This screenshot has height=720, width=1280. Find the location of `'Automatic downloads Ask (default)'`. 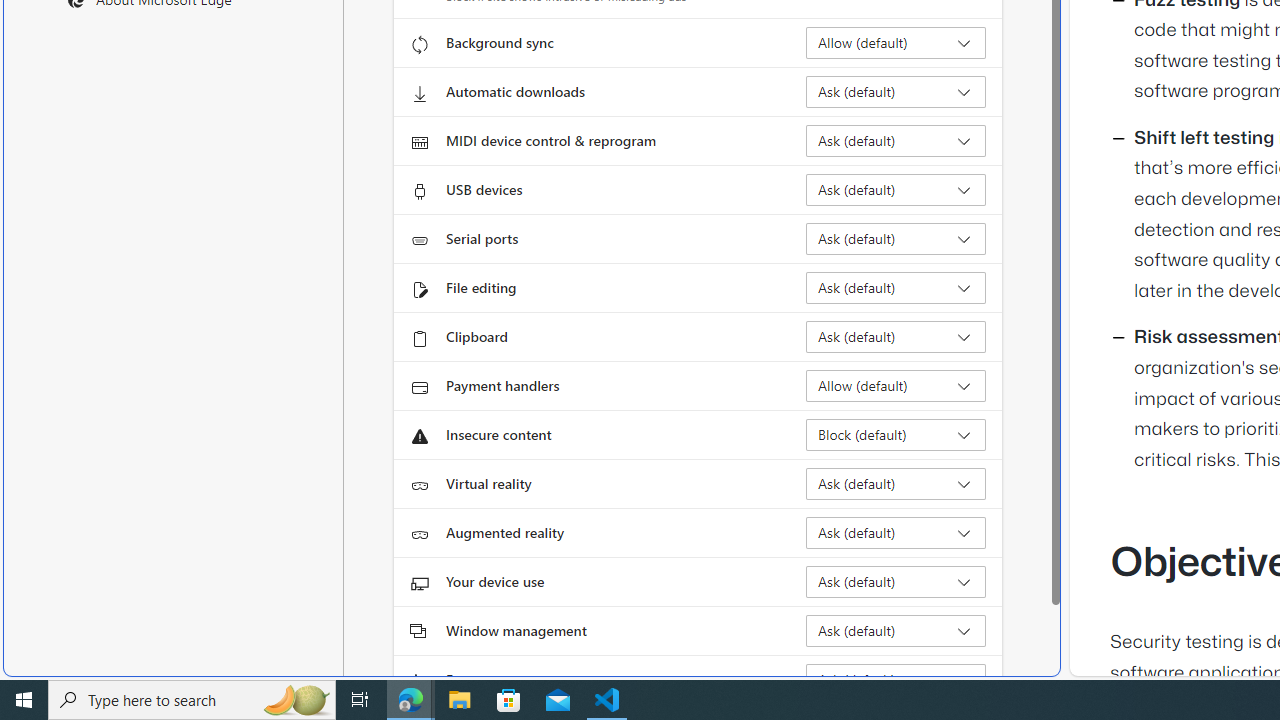

'Automatic downloads Ask (default)' is located at coordinates (895, 92).